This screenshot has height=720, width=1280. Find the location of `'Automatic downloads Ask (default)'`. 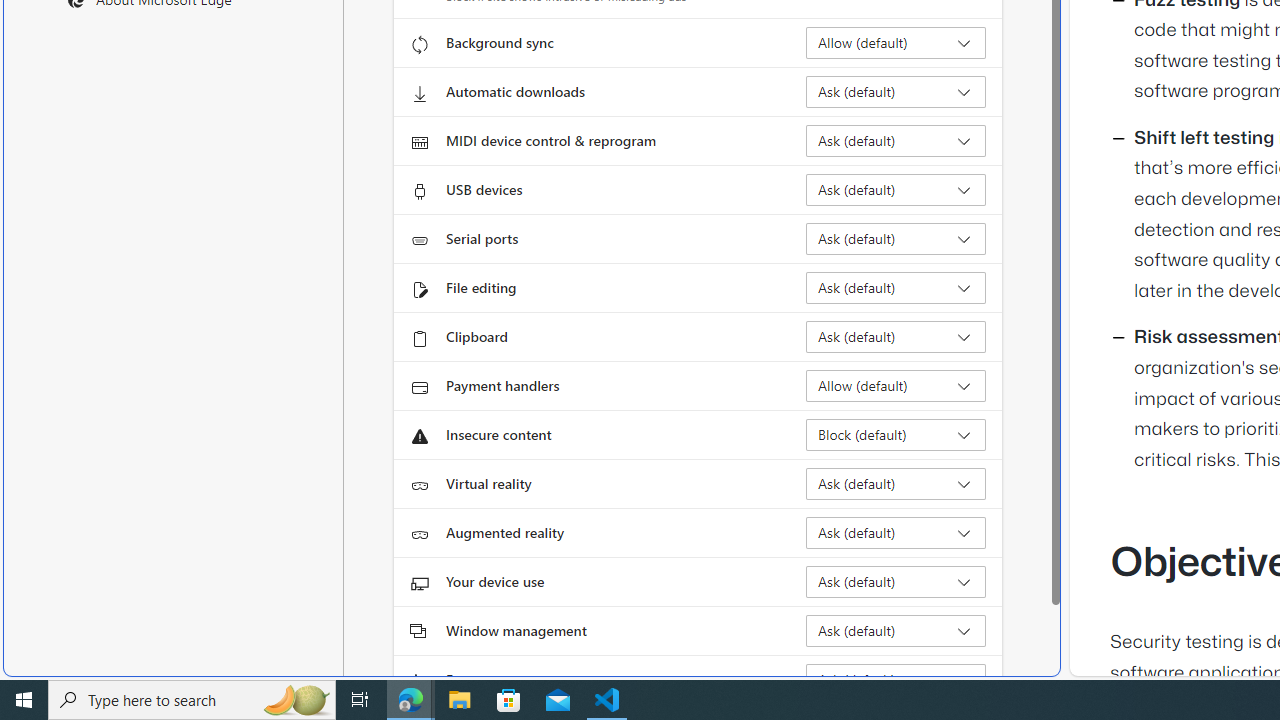

'Automatic downloads Ask (default)' is located at coordinates (895, 92).